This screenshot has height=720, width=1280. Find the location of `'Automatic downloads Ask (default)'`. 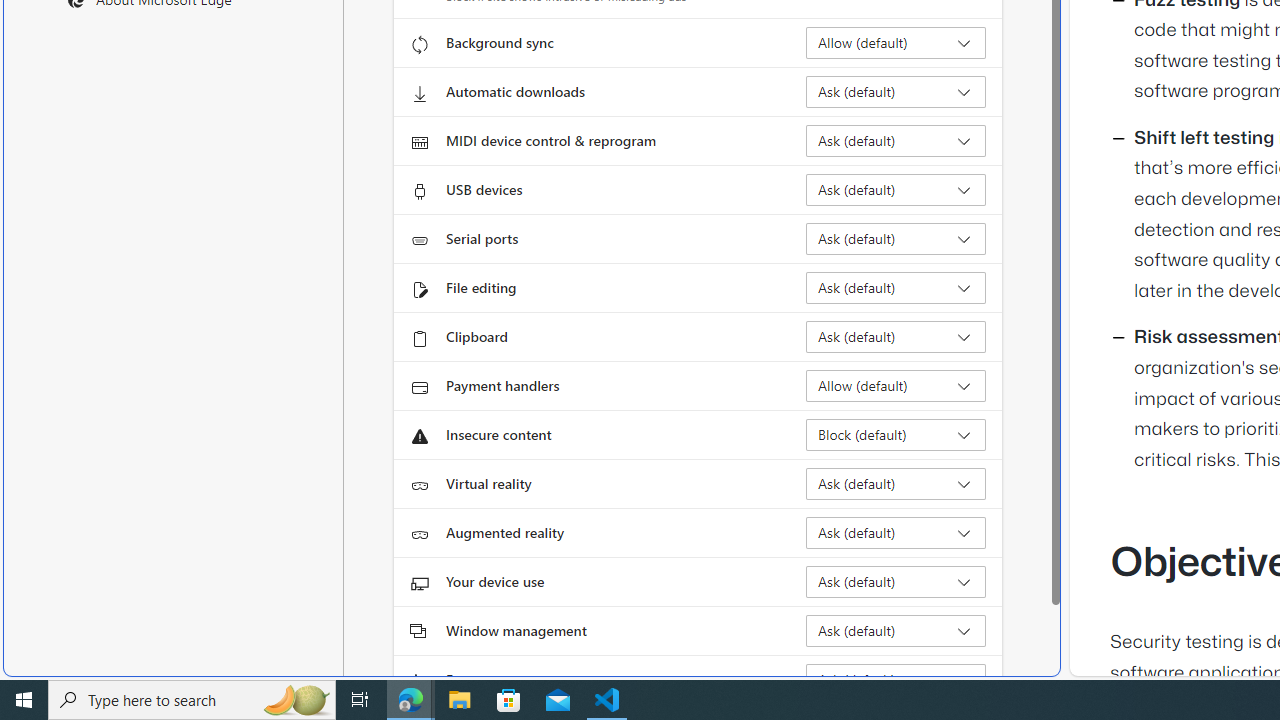

'Automatic downloads Ask (default)' is located at coordinates (895, 92).